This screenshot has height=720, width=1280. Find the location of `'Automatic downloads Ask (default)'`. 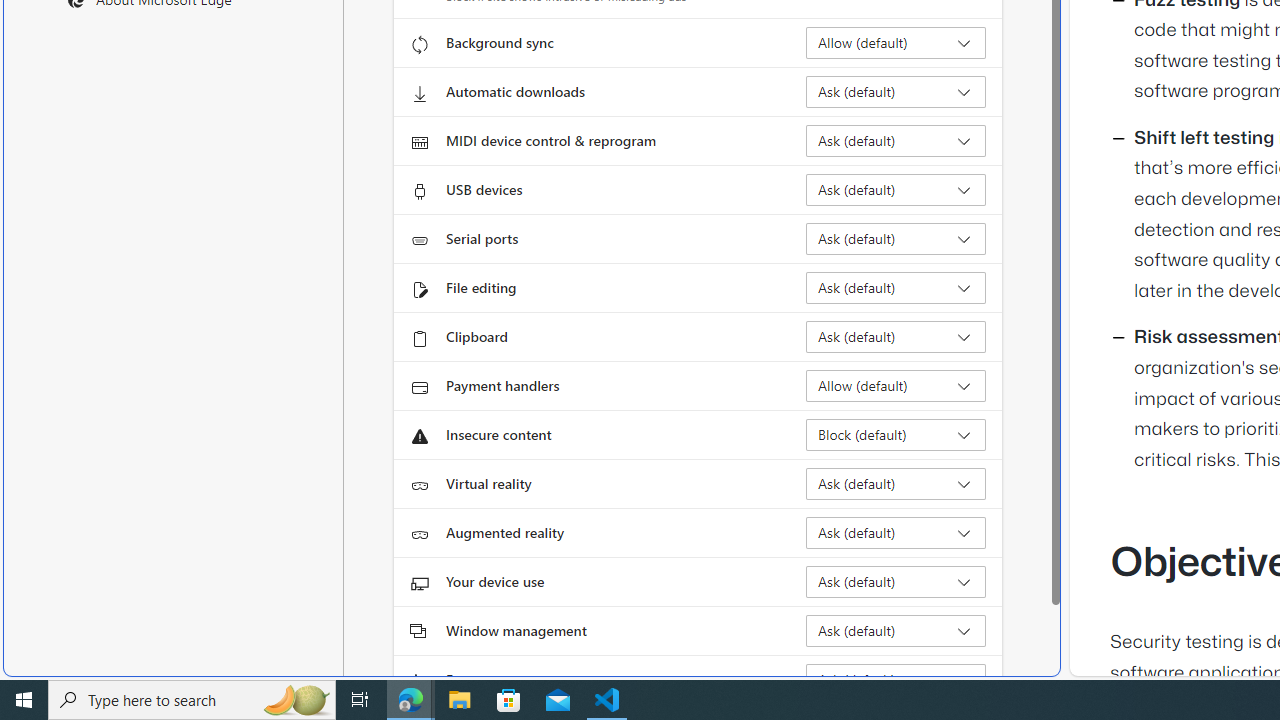

'Automatic downloads Ask (default)' is located at coordinates (895, 92).